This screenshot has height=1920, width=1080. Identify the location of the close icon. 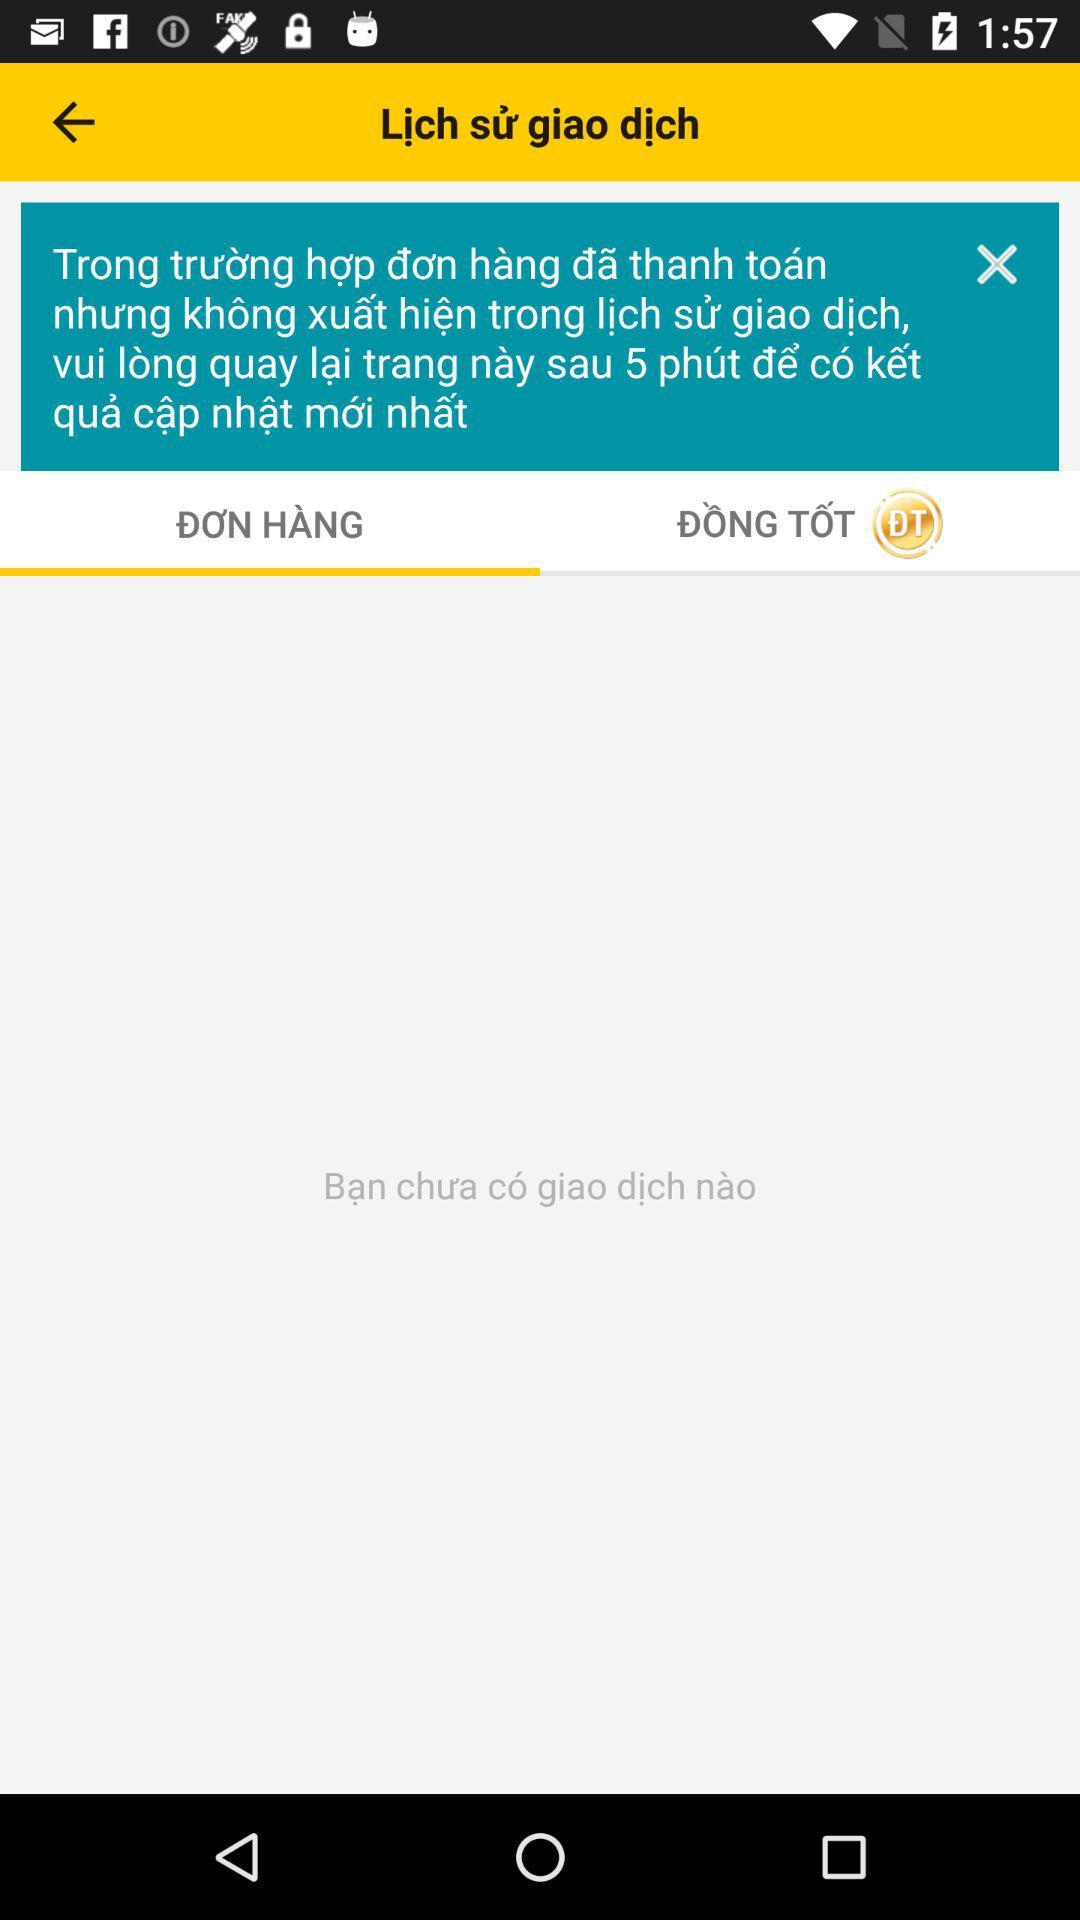
(997, 263).